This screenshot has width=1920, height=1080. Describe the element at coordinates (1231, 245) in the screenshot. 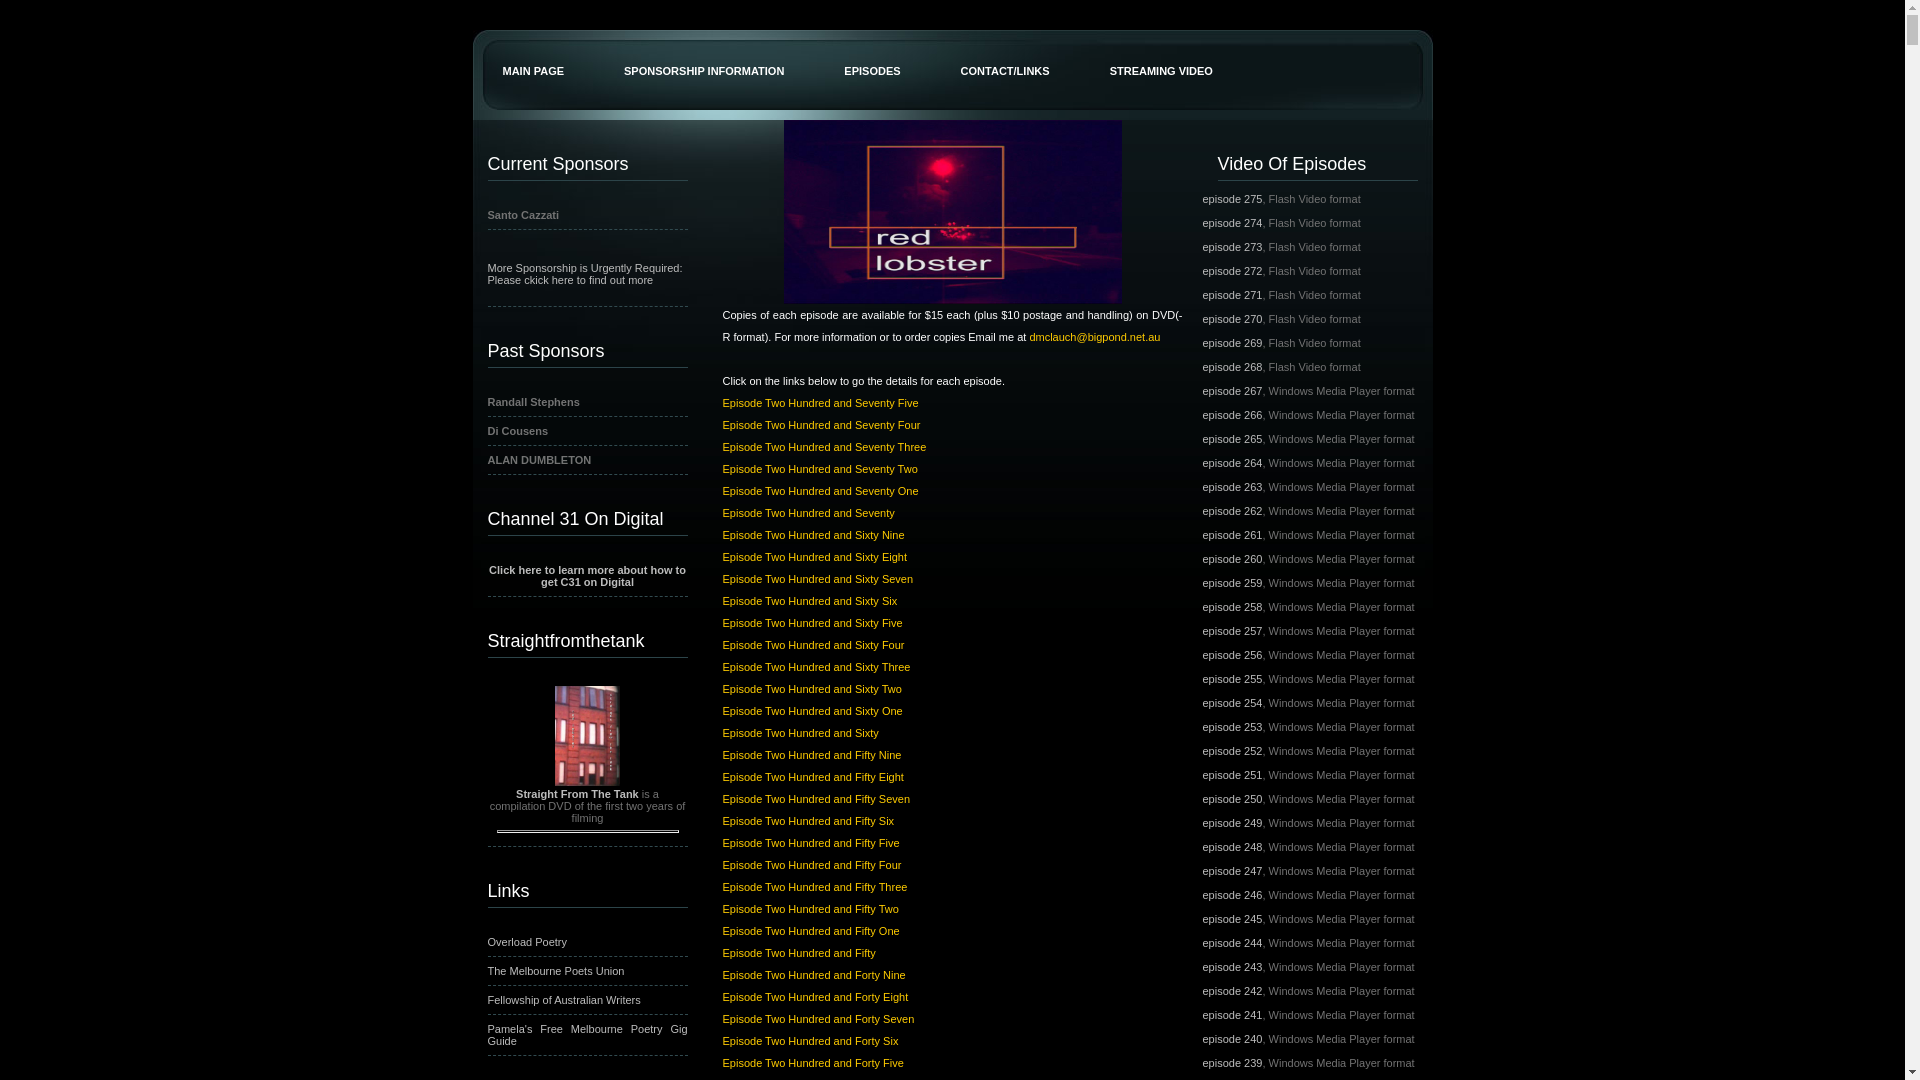

I see `'episode 273'` at that location.